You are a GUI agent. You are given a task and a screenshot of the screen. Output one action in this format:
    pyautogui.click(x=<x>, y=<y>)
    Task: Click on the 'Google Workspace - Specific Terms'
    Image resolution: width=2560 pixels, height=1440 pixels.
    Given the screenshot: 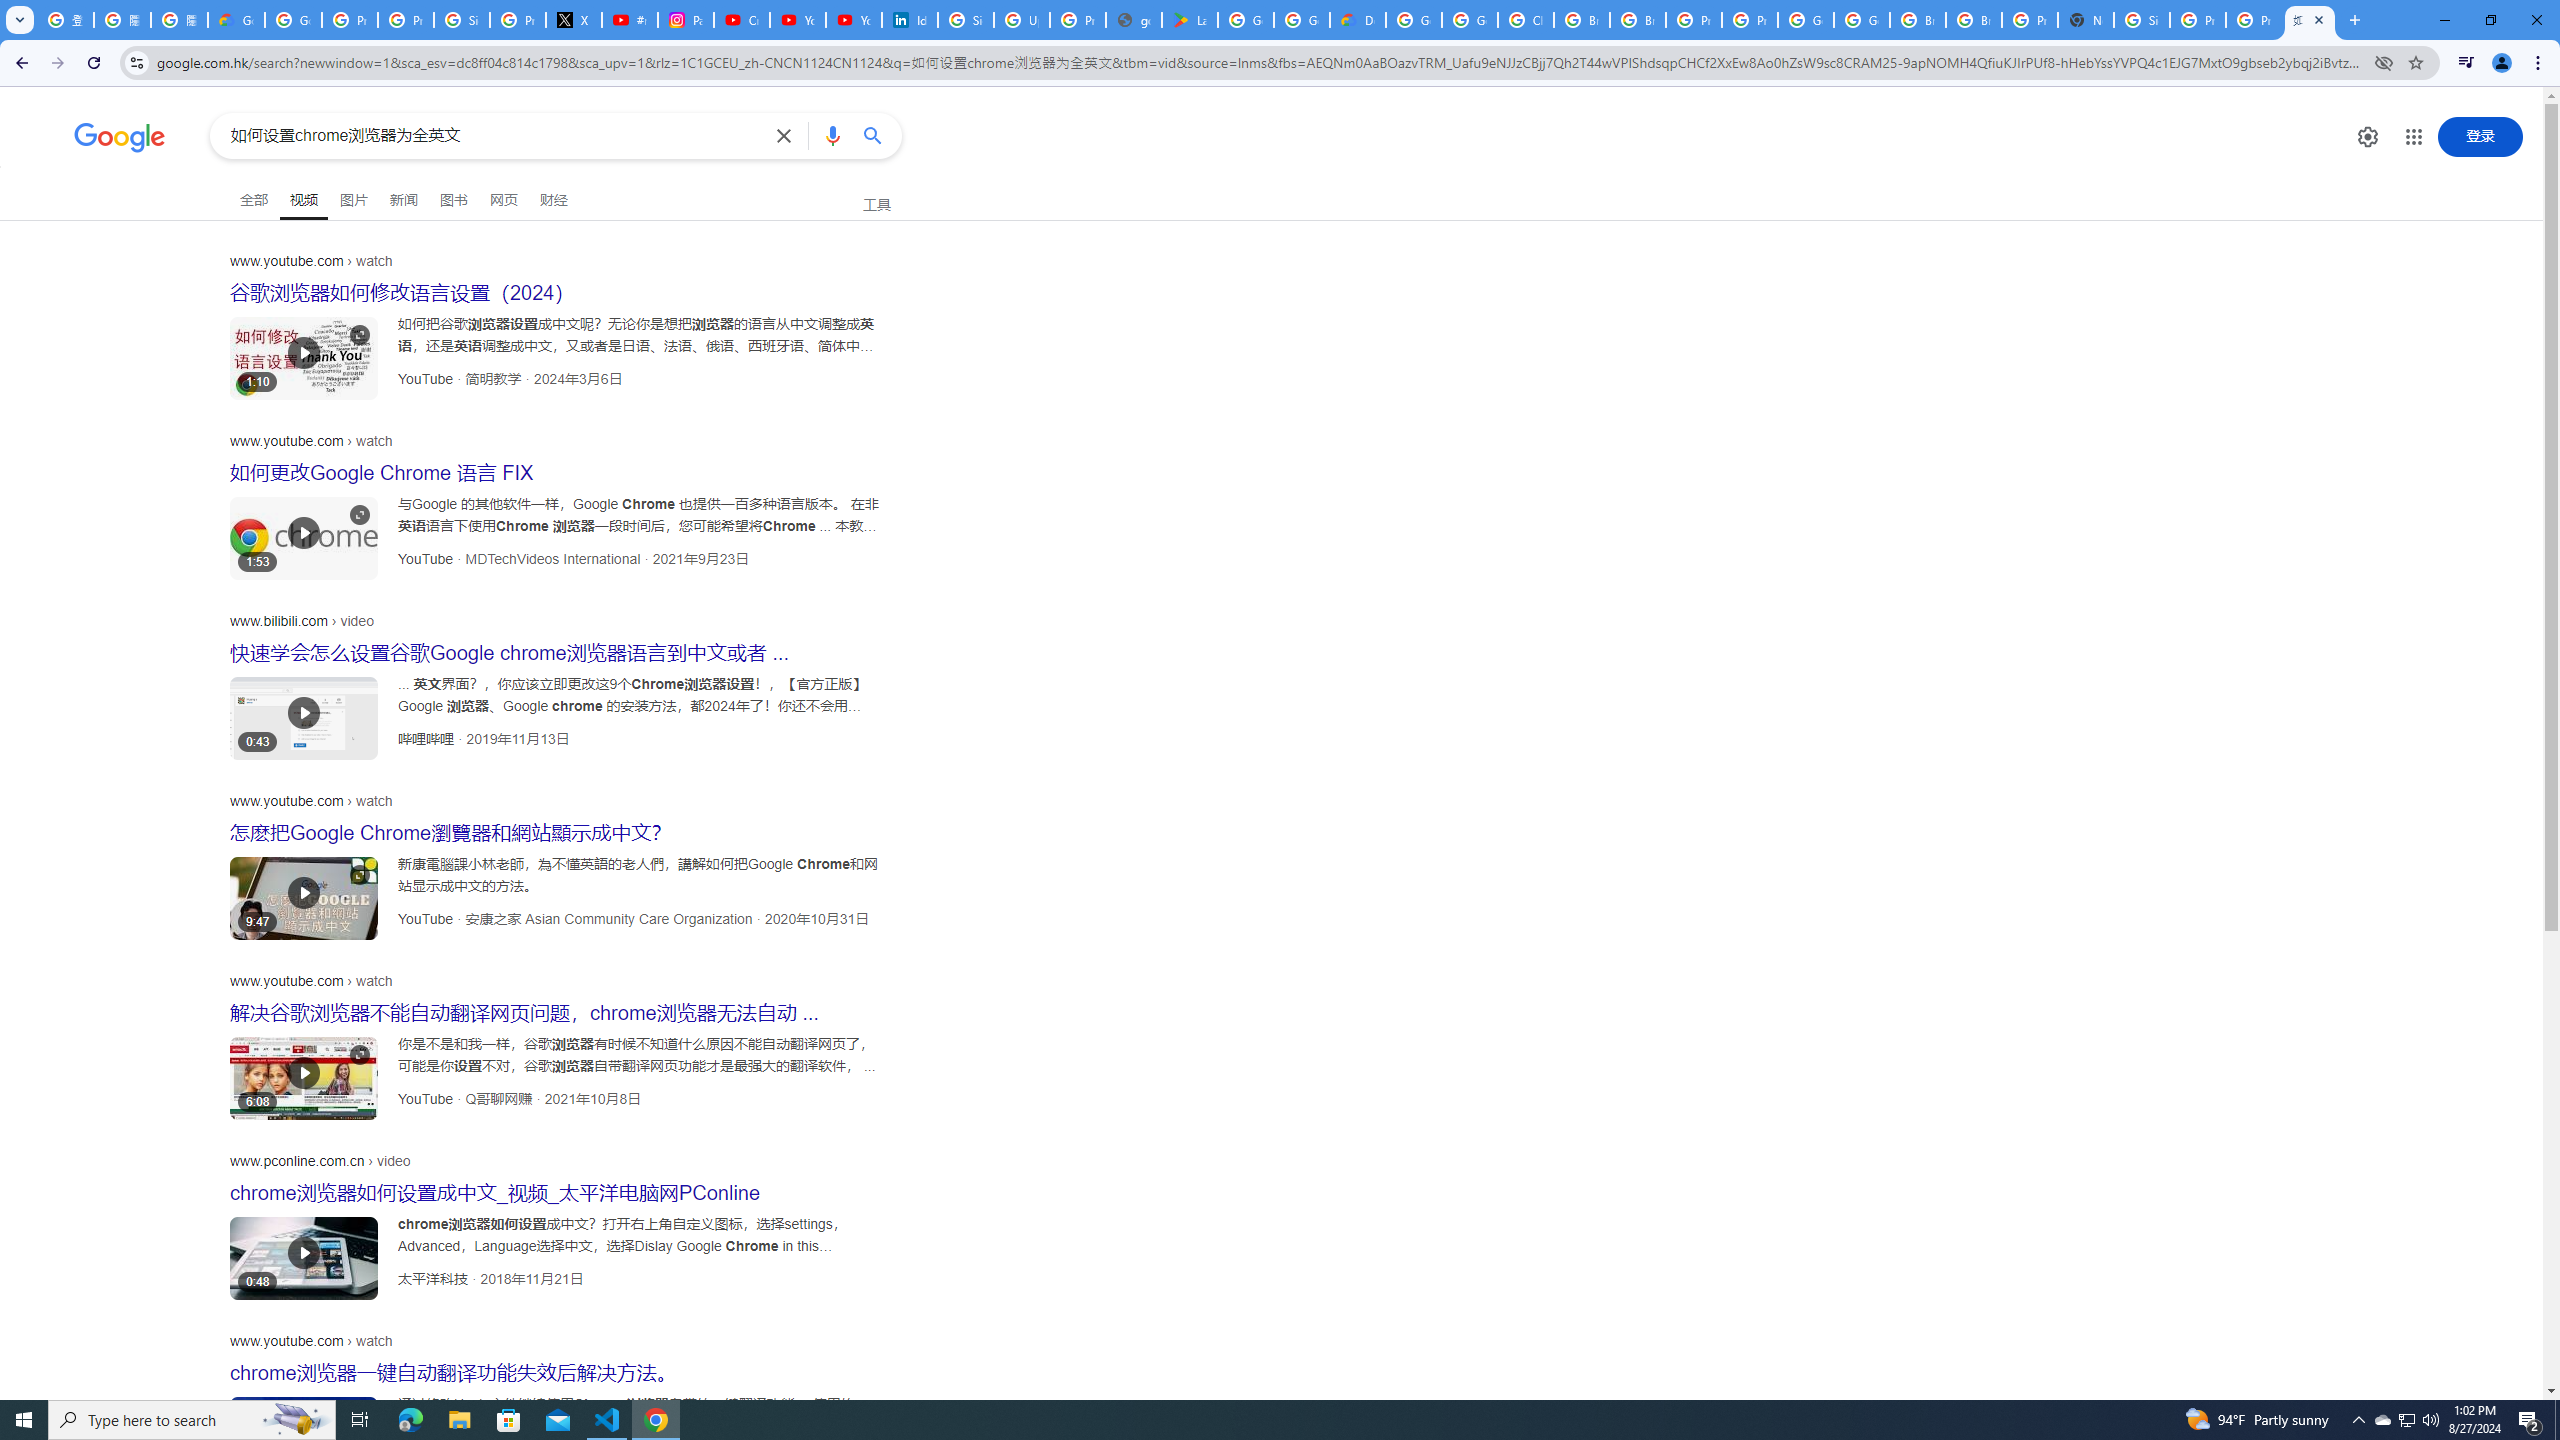 What is the action you would take?
    pyautogui.click(x=1300, y=19)
    